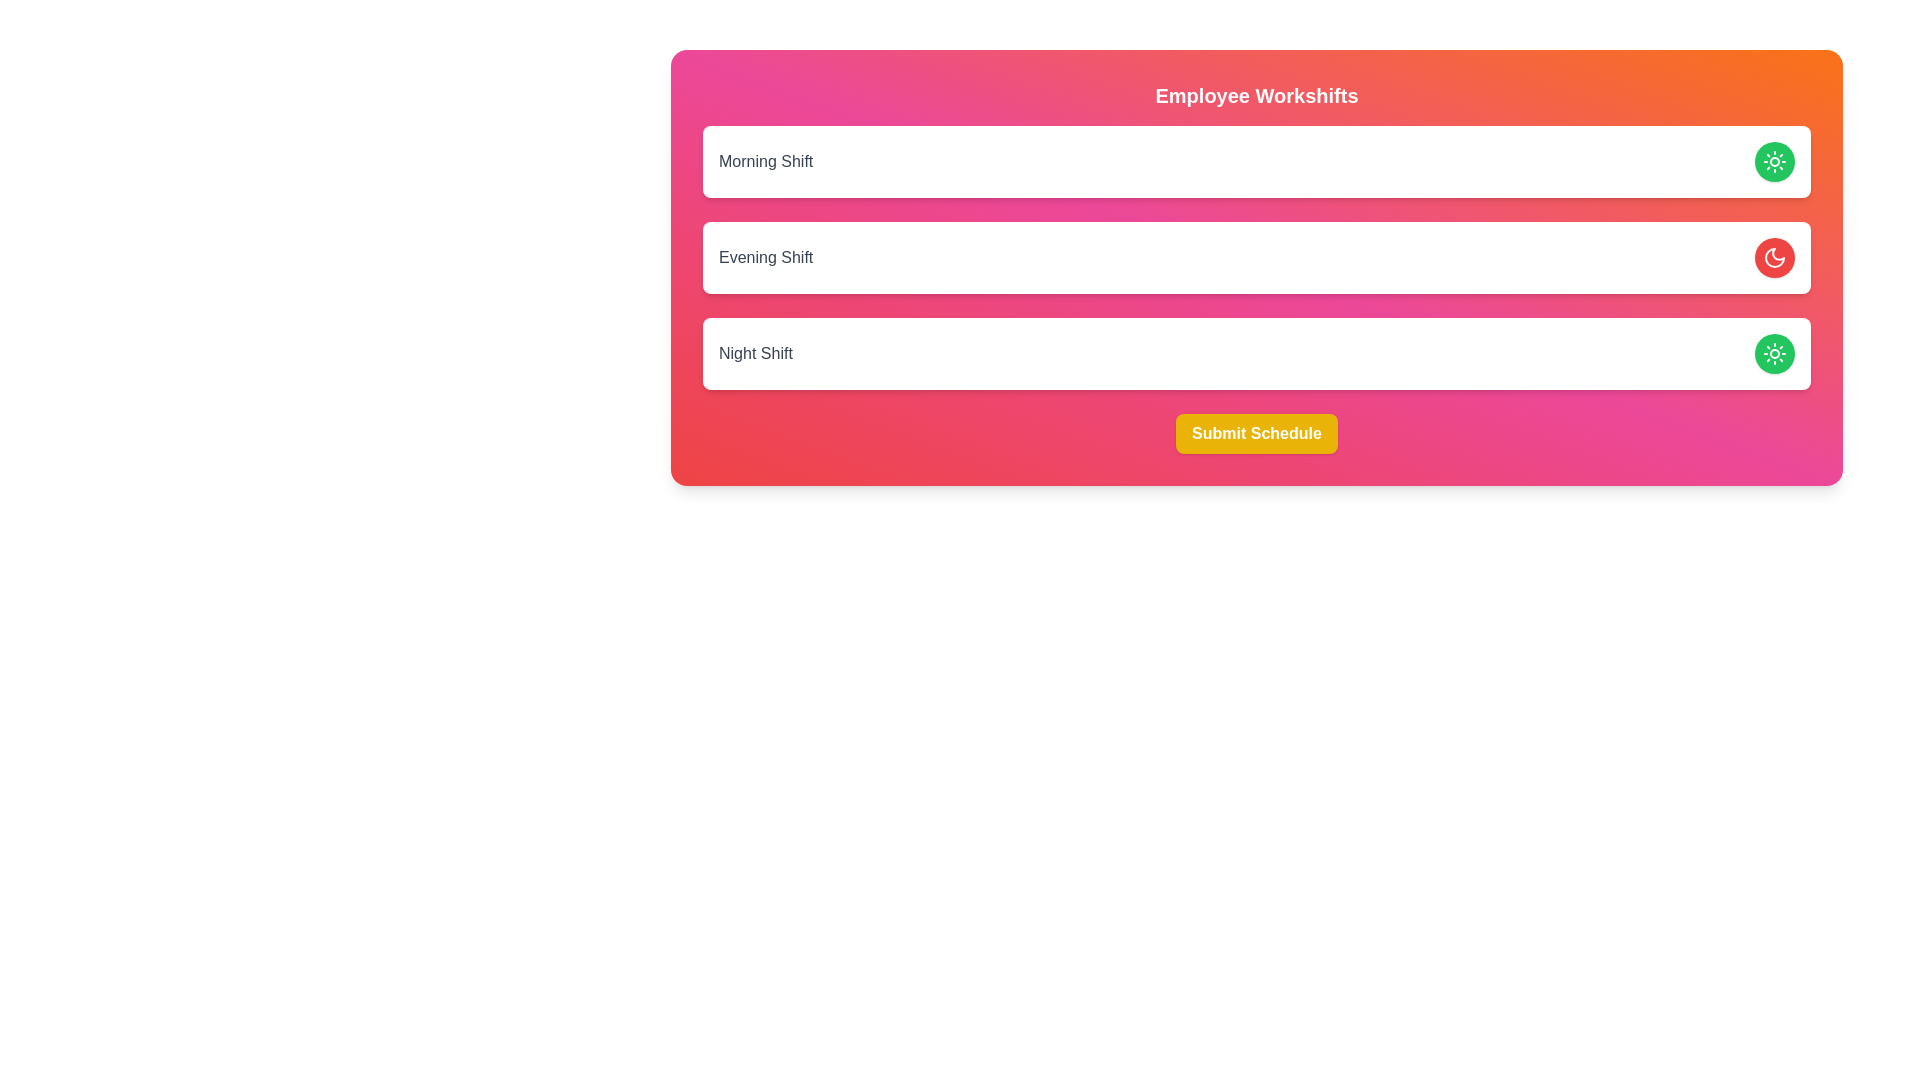 The width and height of the screenshot is (1920, 1080). What do you see at coordinates (1775, 161) in the screenshot?
I see `the Morning Shift toggle button to change its state` at bounding box center [1775, 161].